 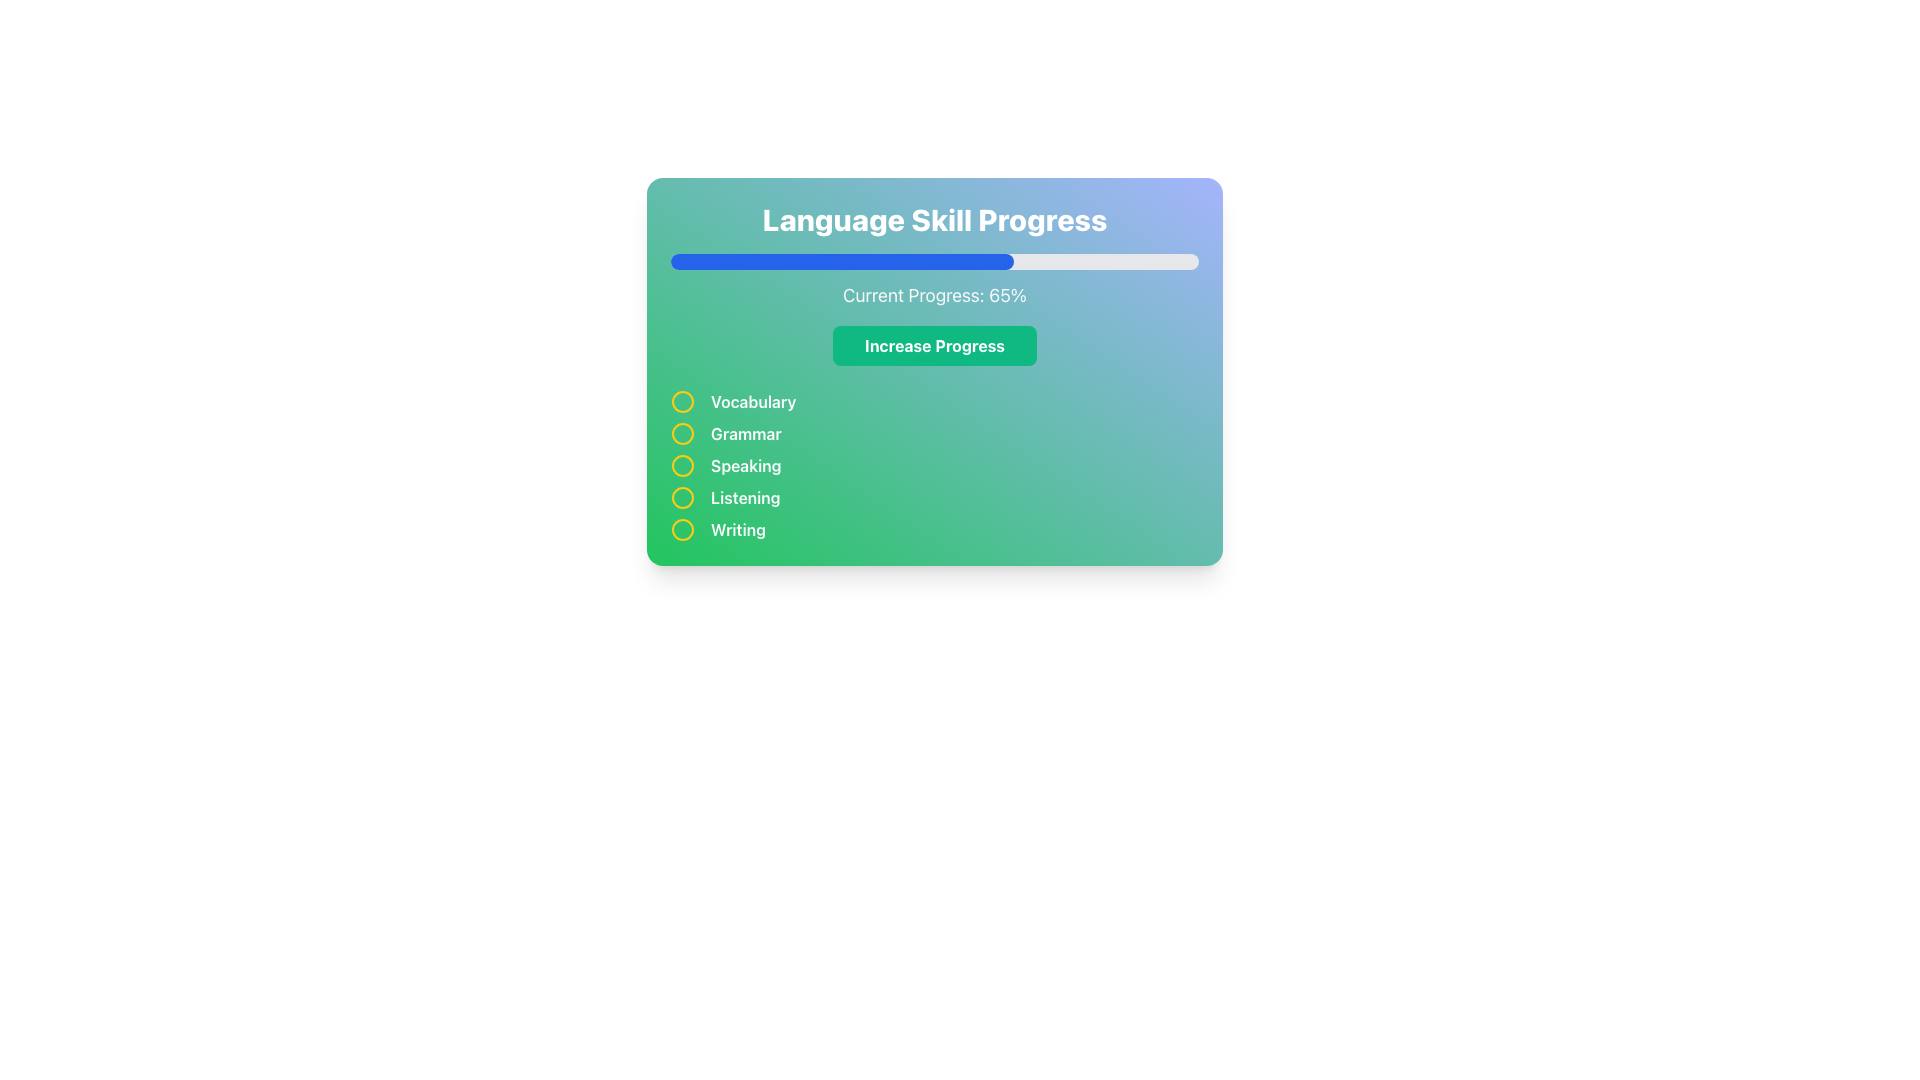 I want to click on the non-interactive SVG icon representing a circular marker, which visually indicates the 'Writing' list item as the fifth item in the checklist, so click(x=682, y=528).